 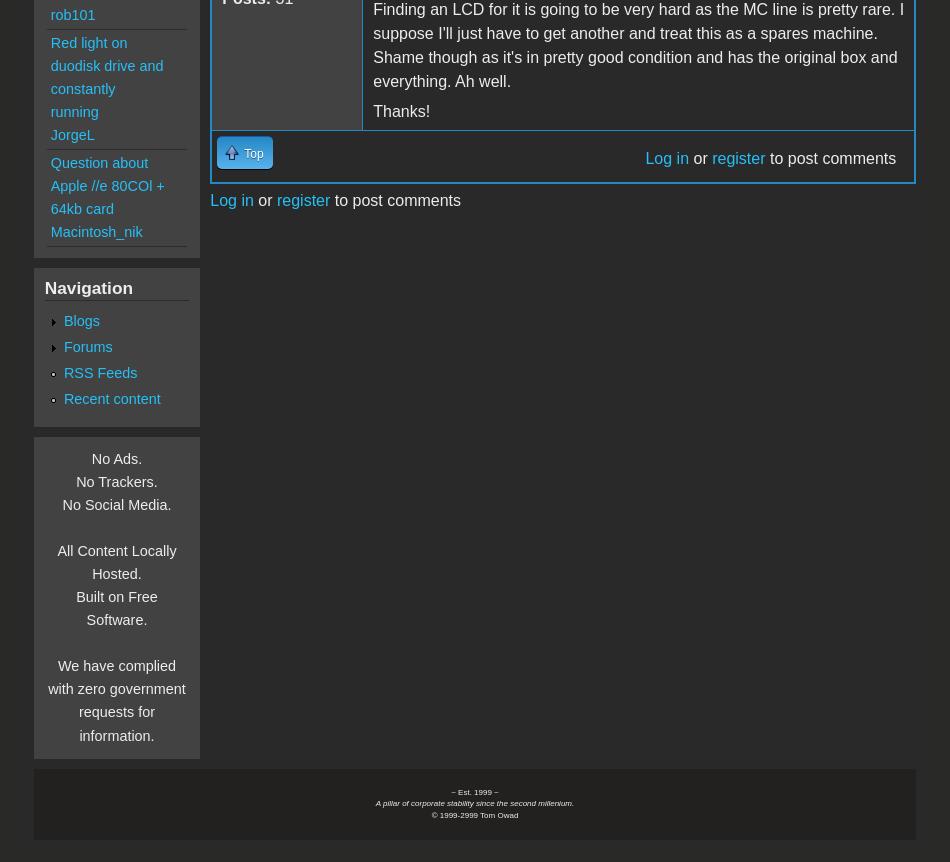 I want to click on 'No Trackers.', so click(x=116, y=482).